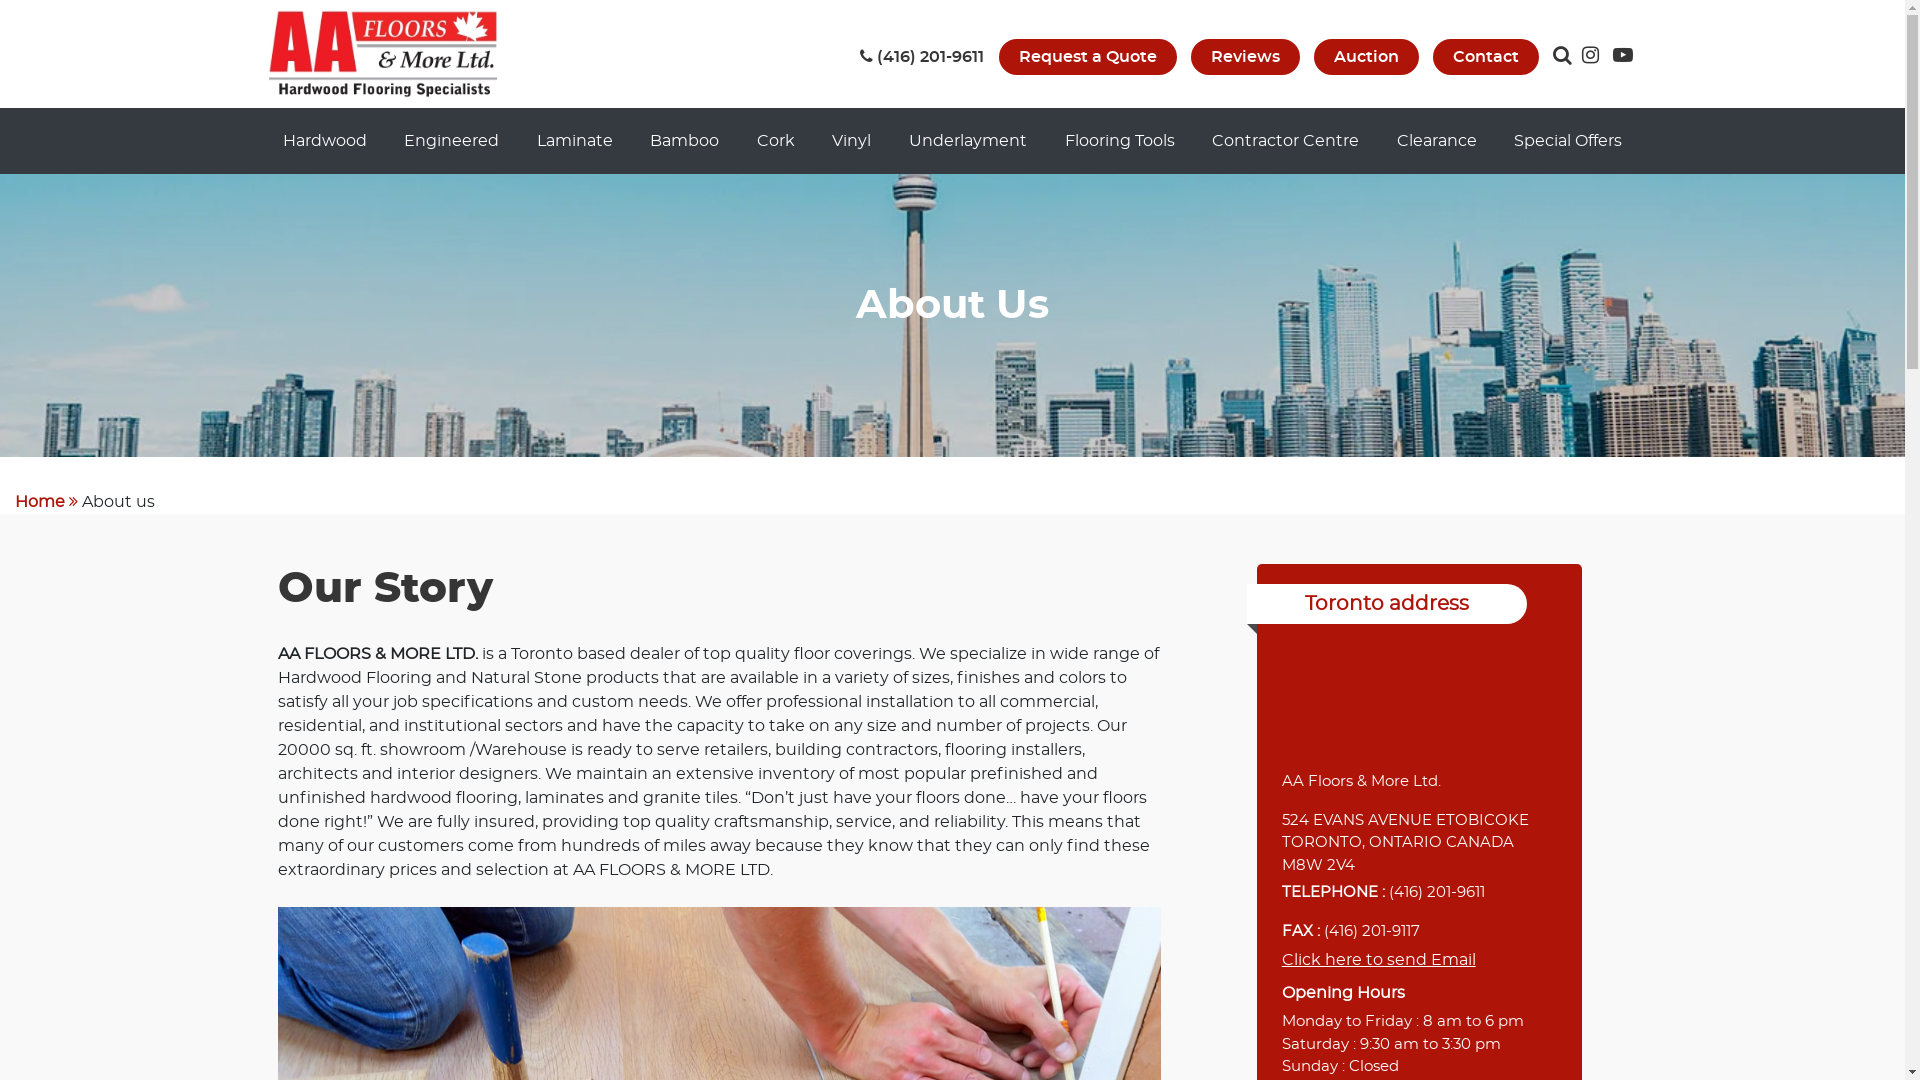  Describe the element at coordinates (1210, 140) in the screenshot. I see `'Contractor Centre'` at that location.